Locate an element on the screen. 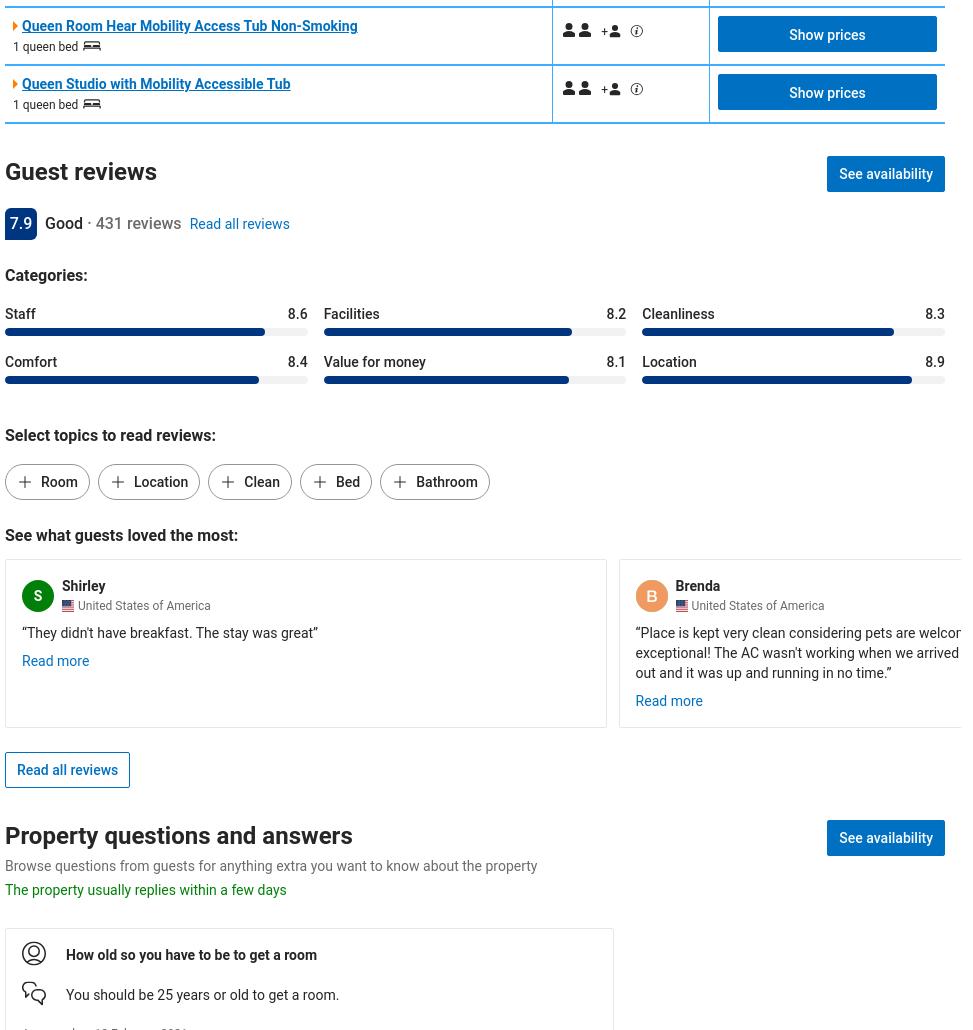  'Clean' is located at coordinates (260, 481).